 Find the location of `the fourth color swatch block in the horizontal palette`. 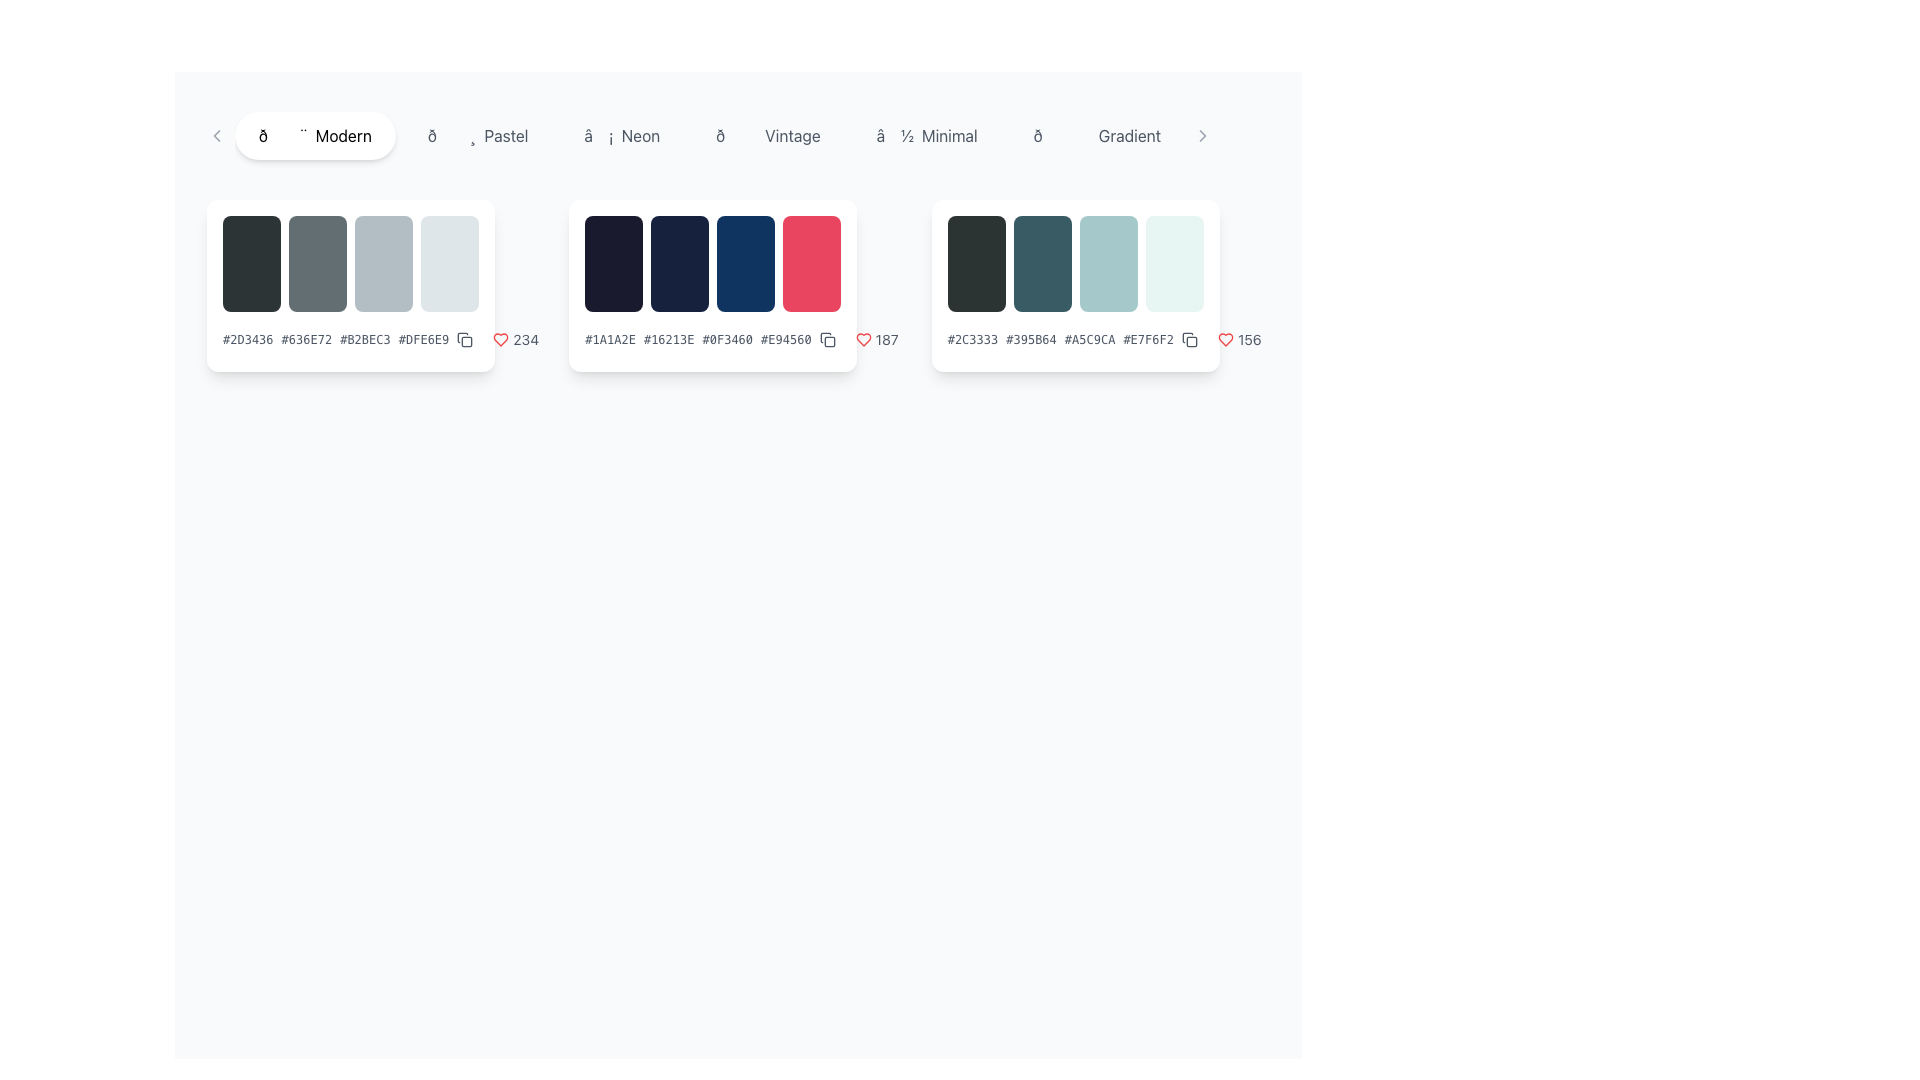

the fourth color swatch block in the horizontal palette is located at coordinates (1174, 262).